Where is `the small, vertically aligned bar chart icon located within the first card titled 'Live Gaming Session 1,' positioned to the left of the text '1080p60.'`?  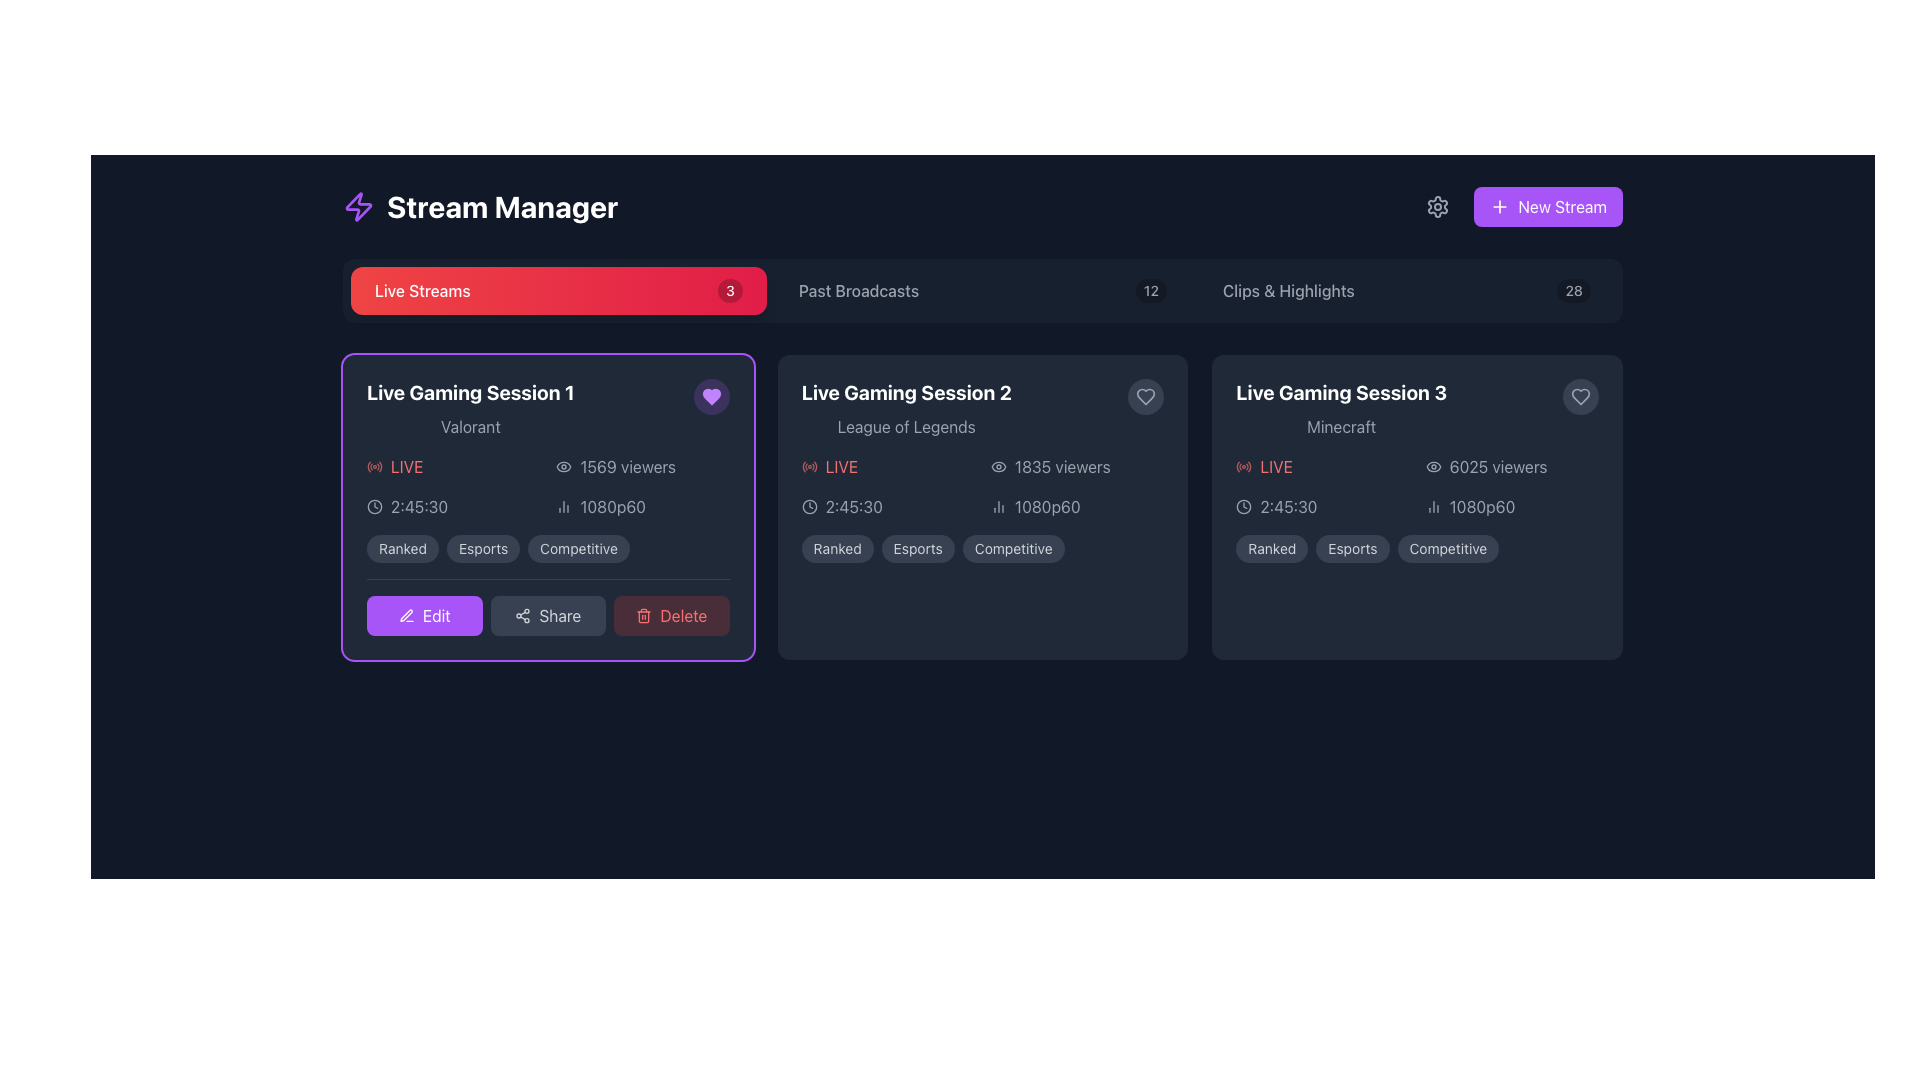
the small, vertically aligned bar chart icon located within the first card titled 'Live Gaming Session 1,' positioned to the left of the text '1080p60.' is located at coordinates (563, 505).